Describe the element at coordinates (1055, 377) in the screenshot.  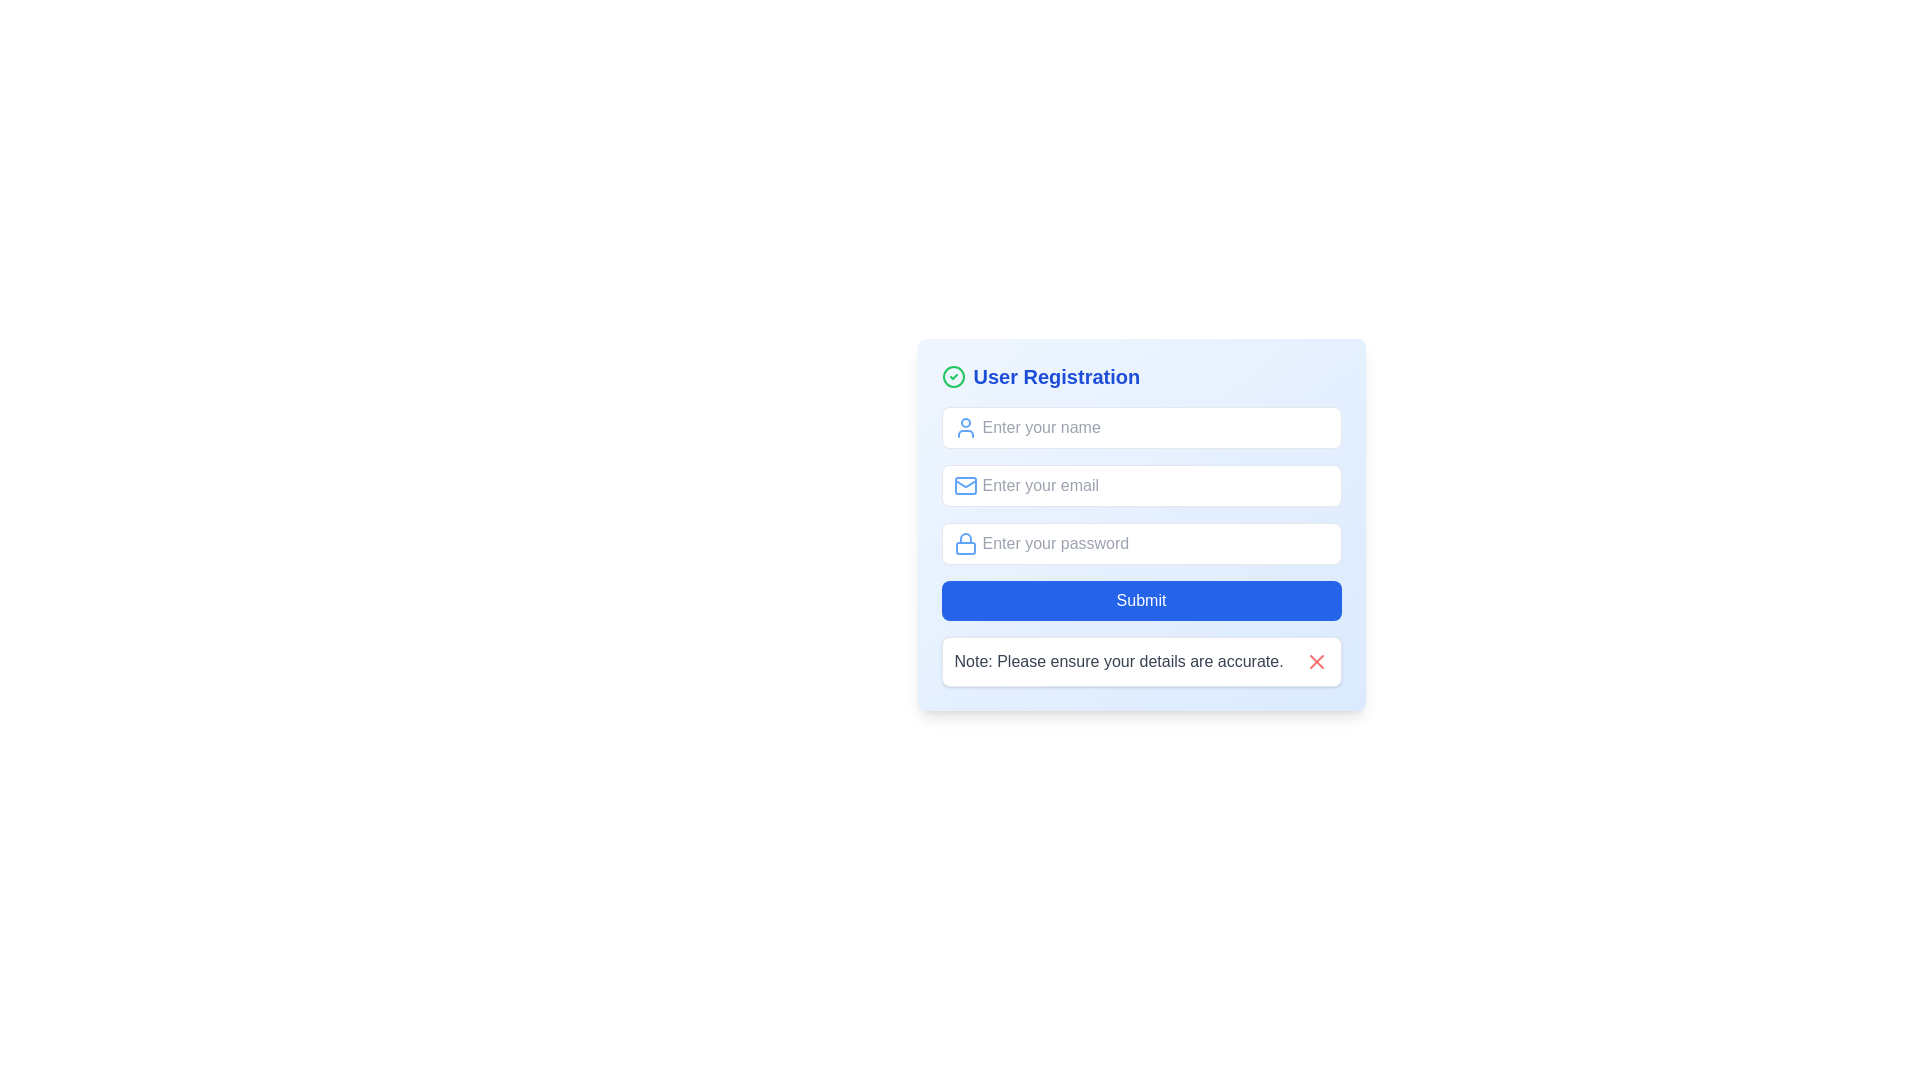
I see `static text label that acts as a header or title for the registration form, located at the top of the registration form section` at that location.